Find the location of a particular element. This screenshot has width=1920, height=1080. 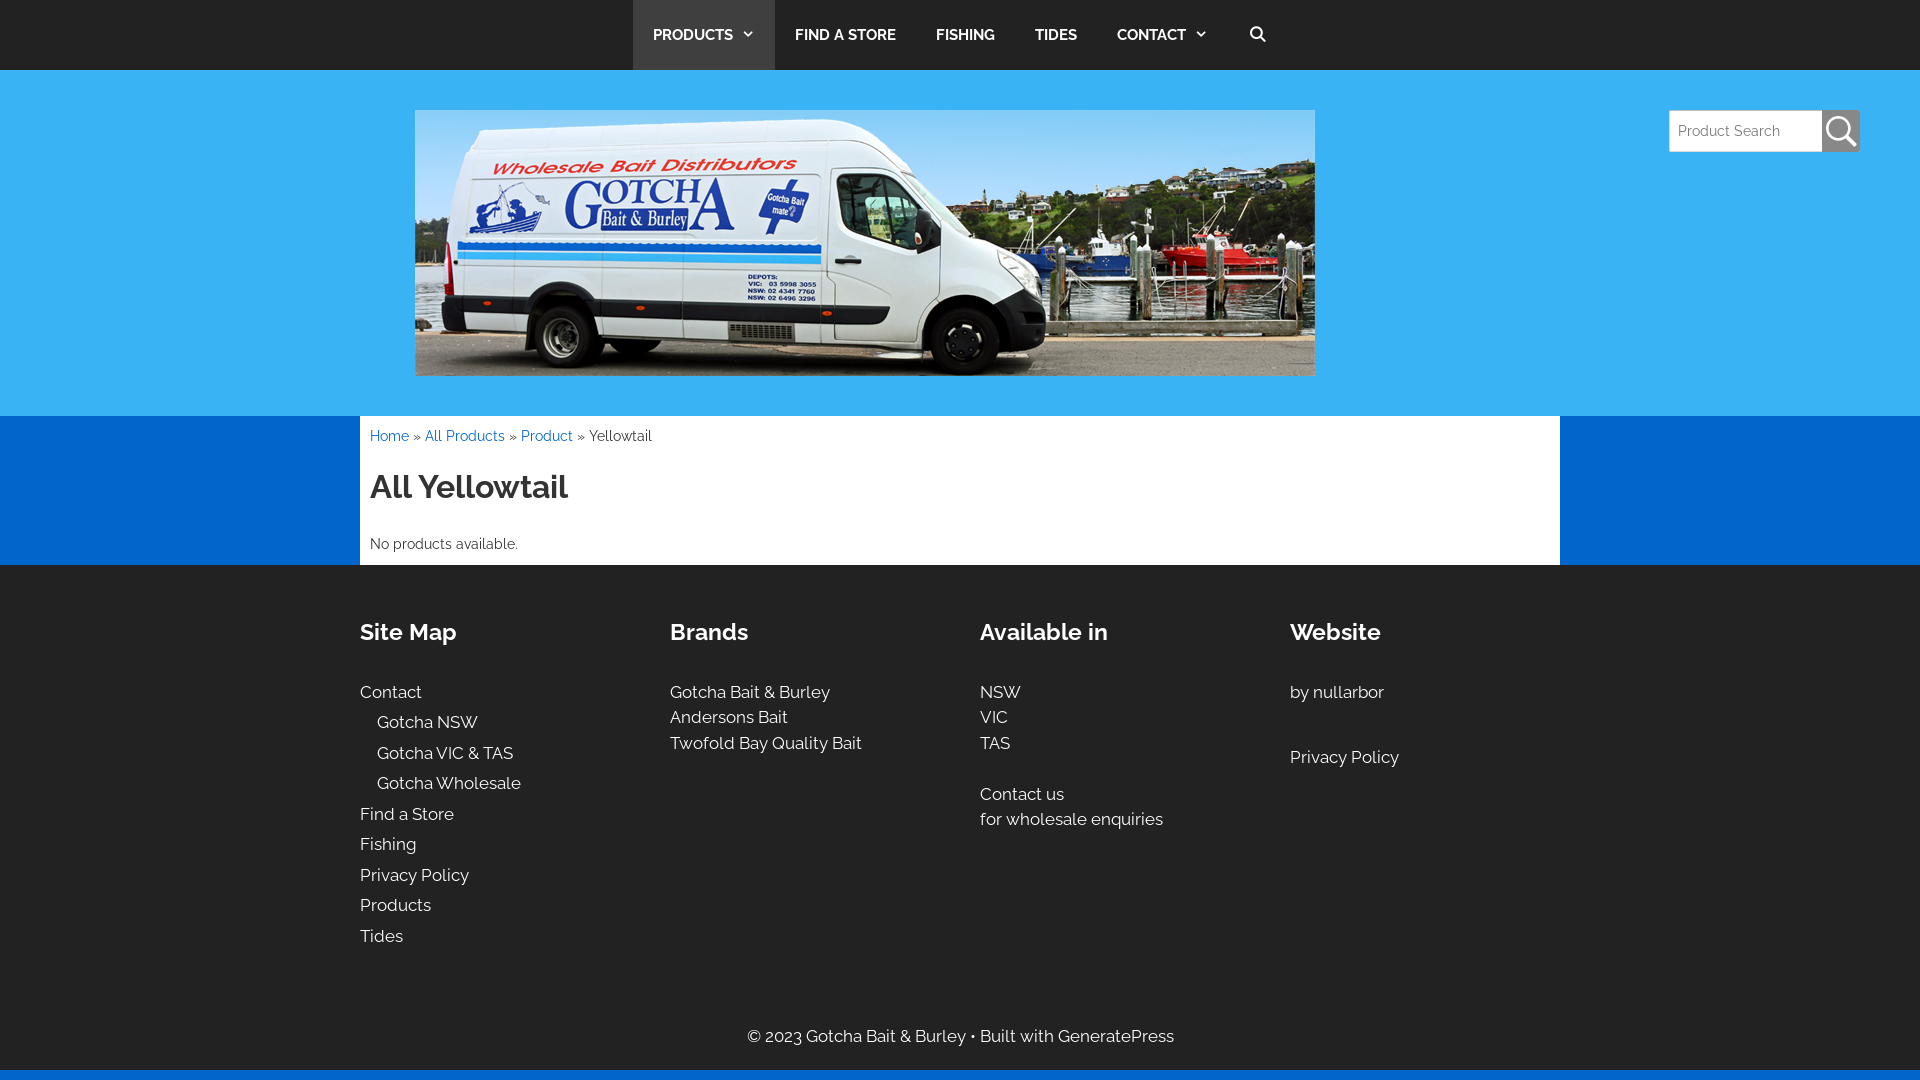

'Find a Store' is located at coordinates (360, 813).